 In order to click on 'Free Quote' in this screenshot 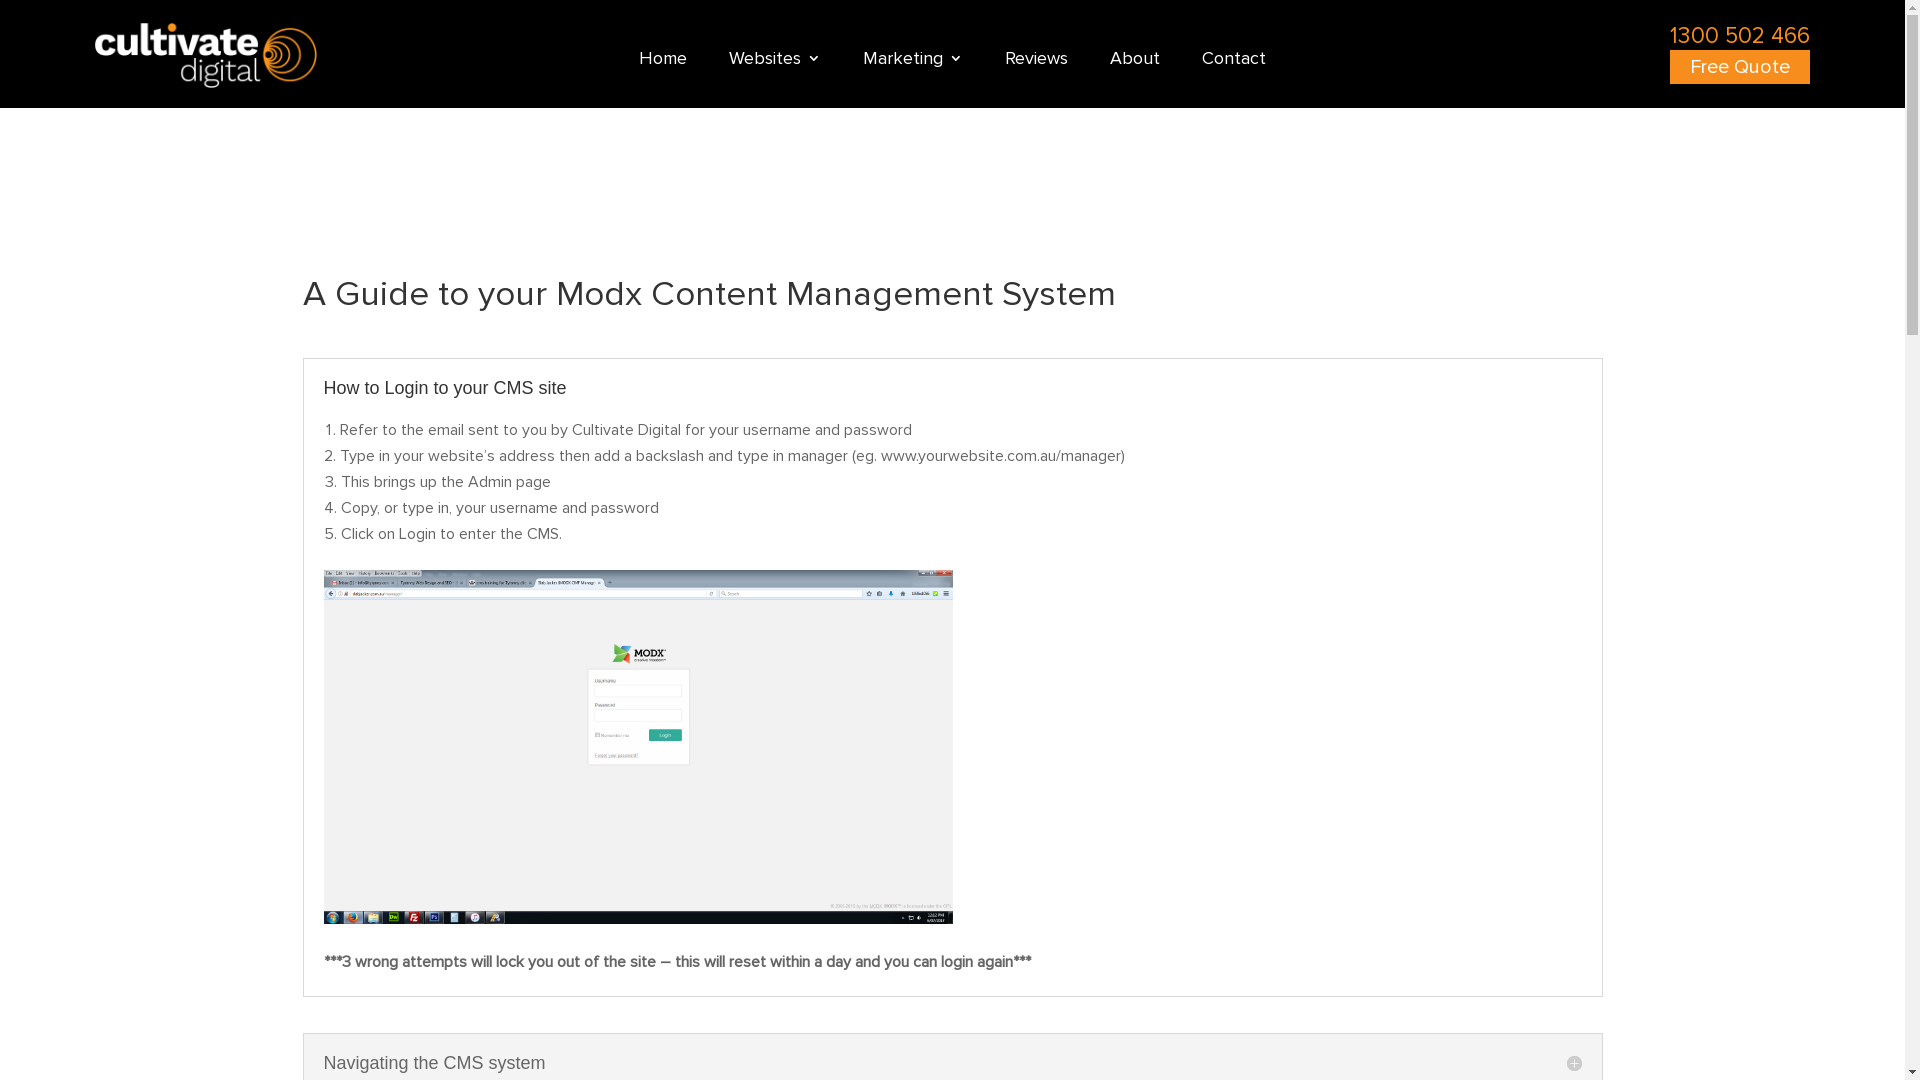, I will do `click(1738, 65)`.